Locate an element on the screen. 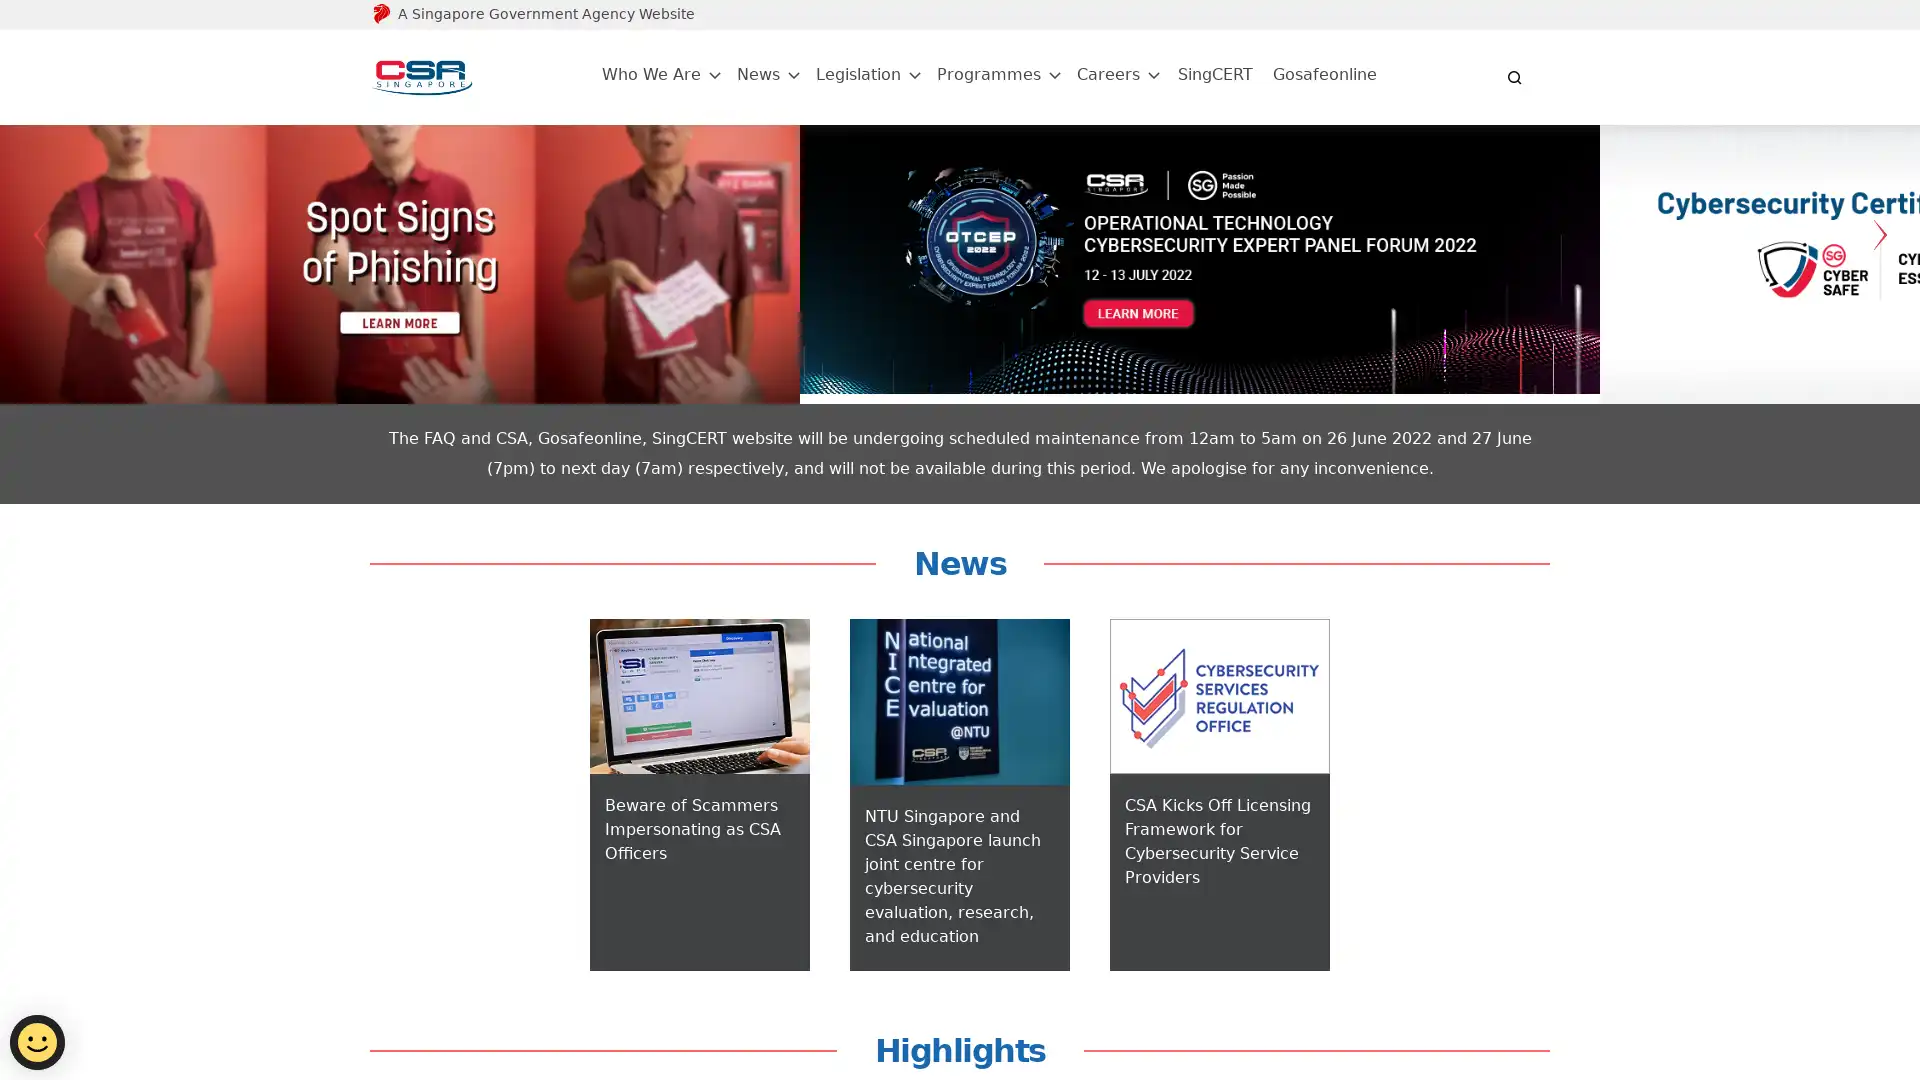  Previous is located at coordinates (39, 280).